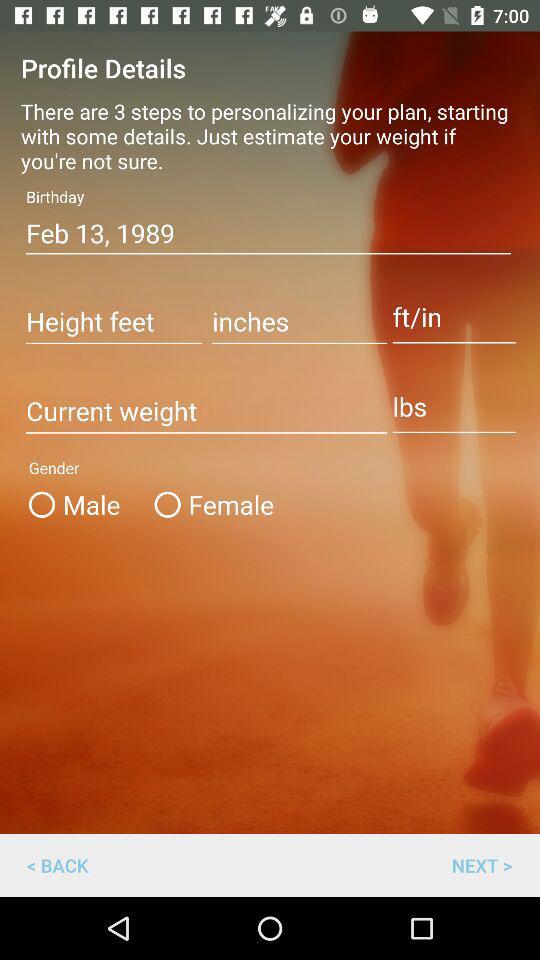  What do you see at coordinates (205, 411) in the screenshot?
I see `current weight entry` at bounding box center [205, 411].